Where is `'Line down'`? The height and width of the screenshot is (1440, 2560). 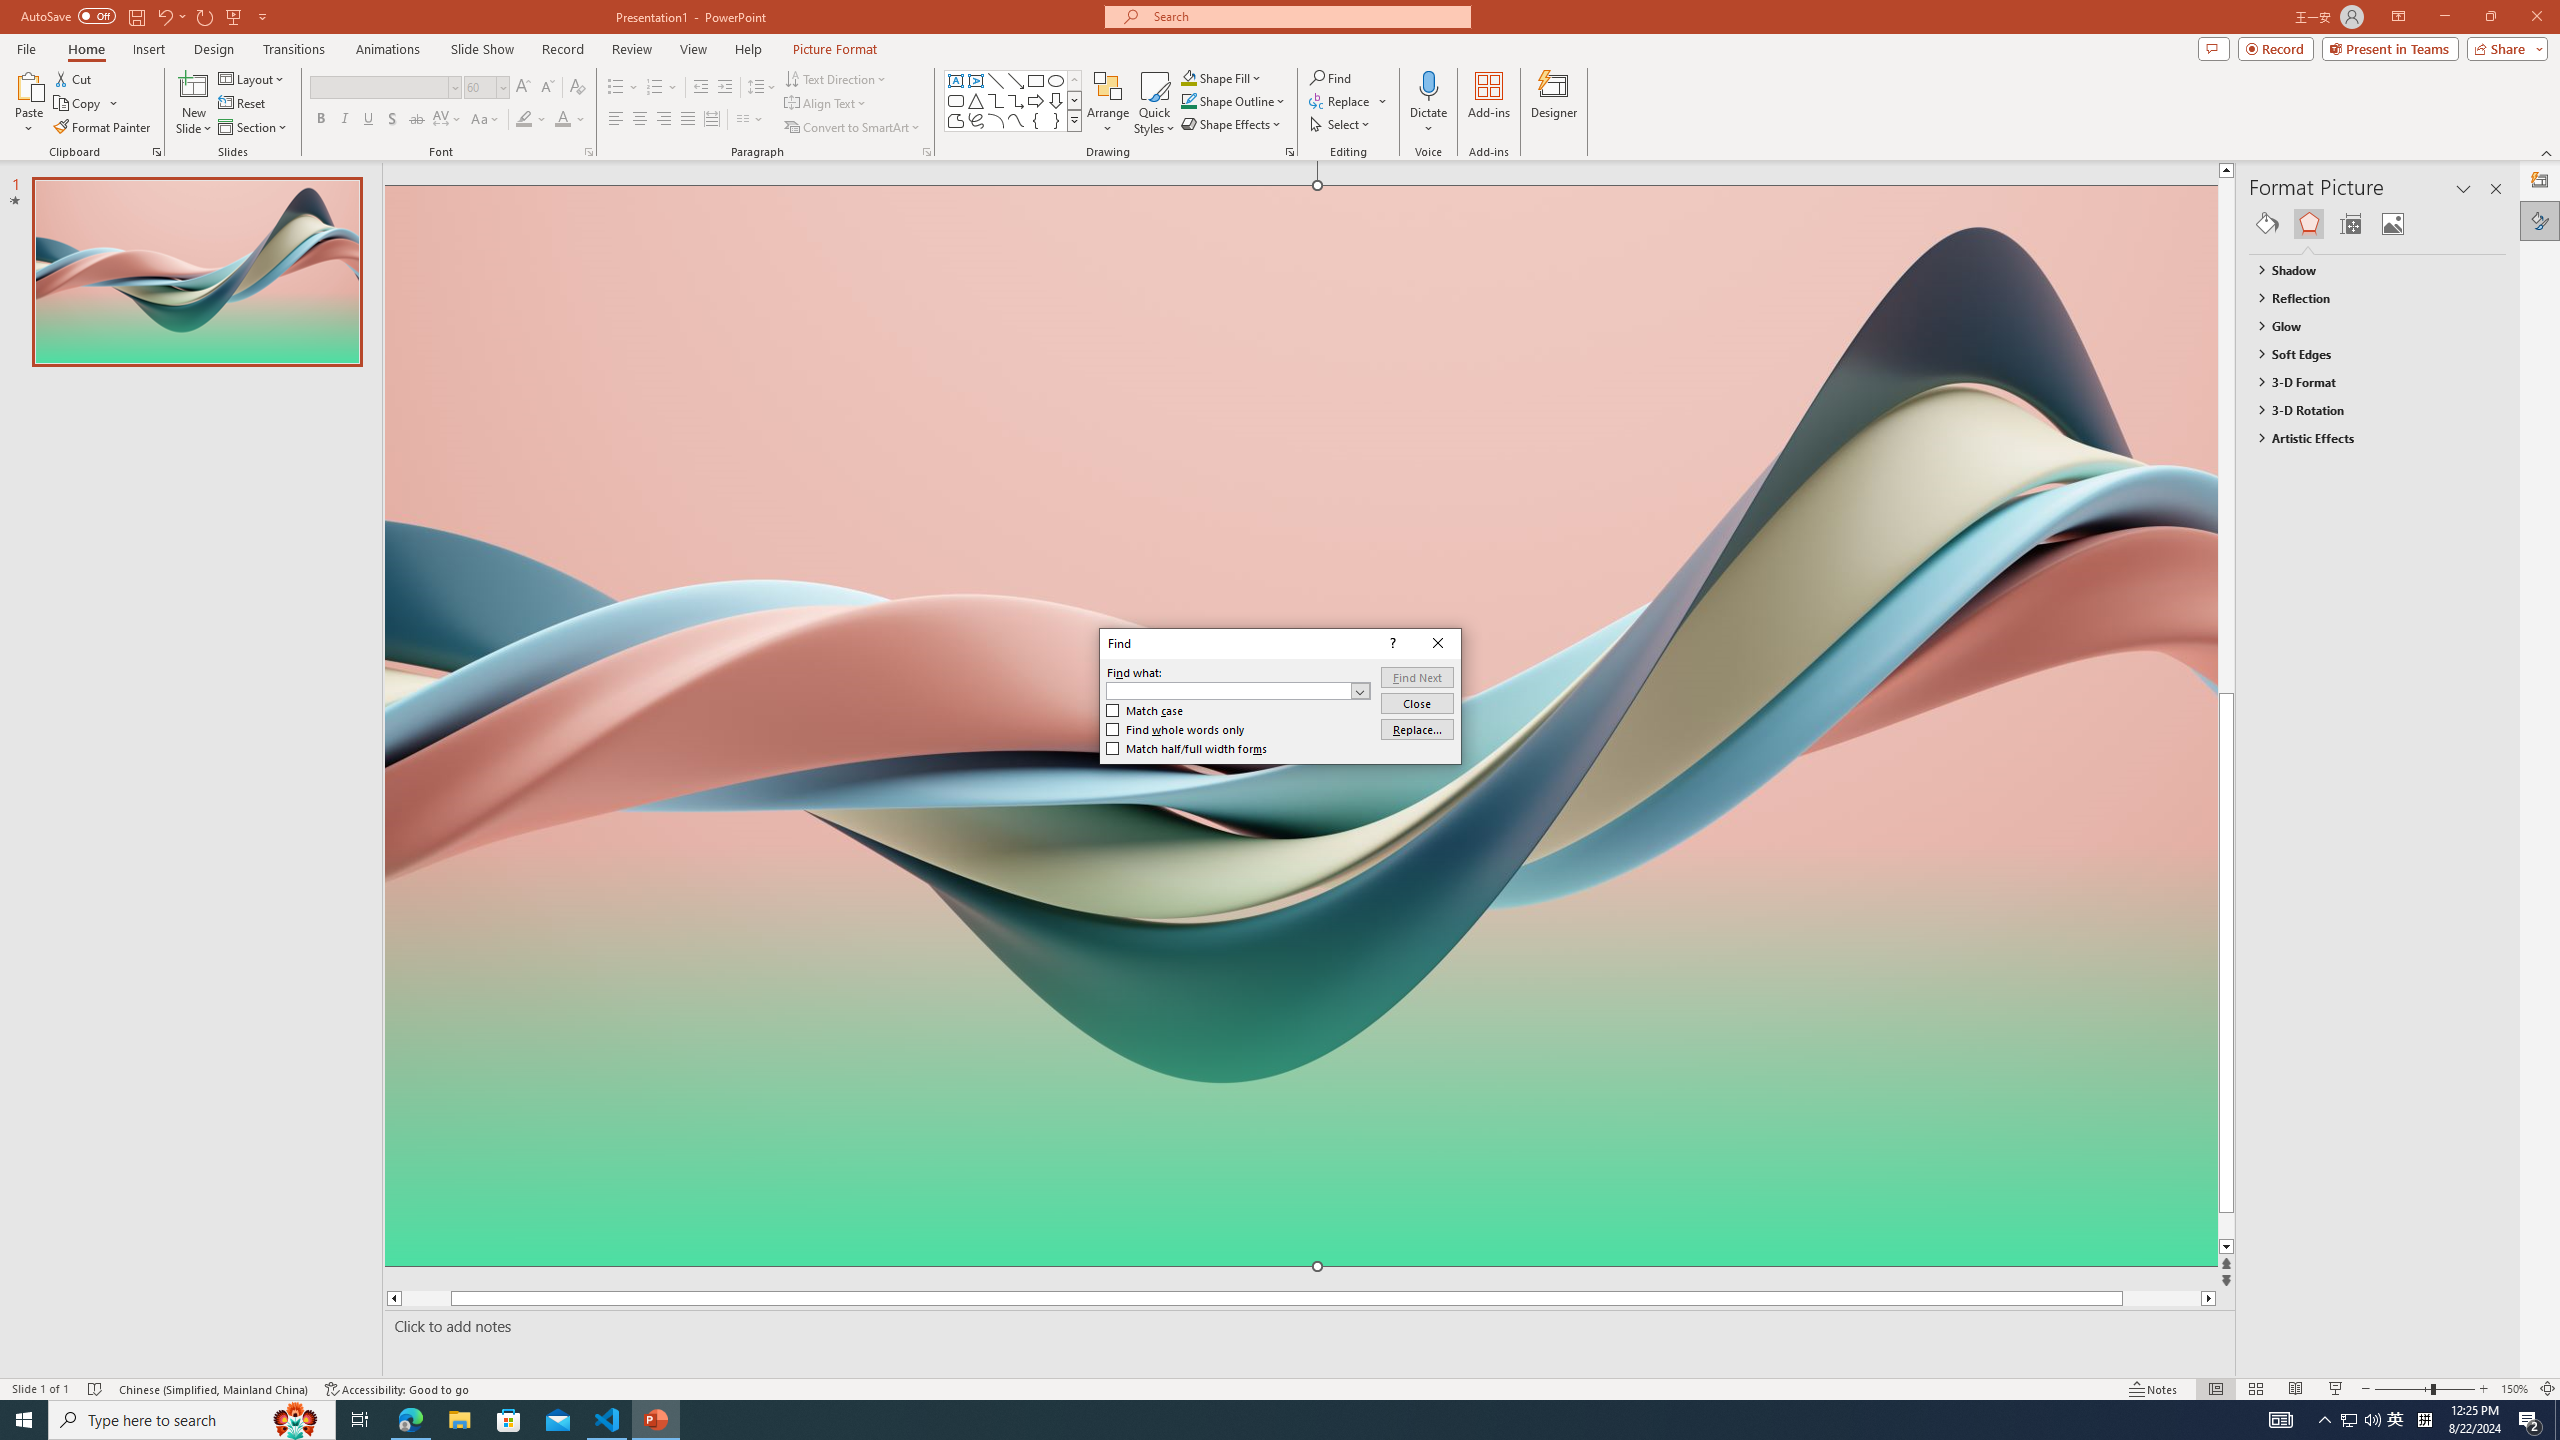
'Line down' is located at coordinates (2263, 1246).